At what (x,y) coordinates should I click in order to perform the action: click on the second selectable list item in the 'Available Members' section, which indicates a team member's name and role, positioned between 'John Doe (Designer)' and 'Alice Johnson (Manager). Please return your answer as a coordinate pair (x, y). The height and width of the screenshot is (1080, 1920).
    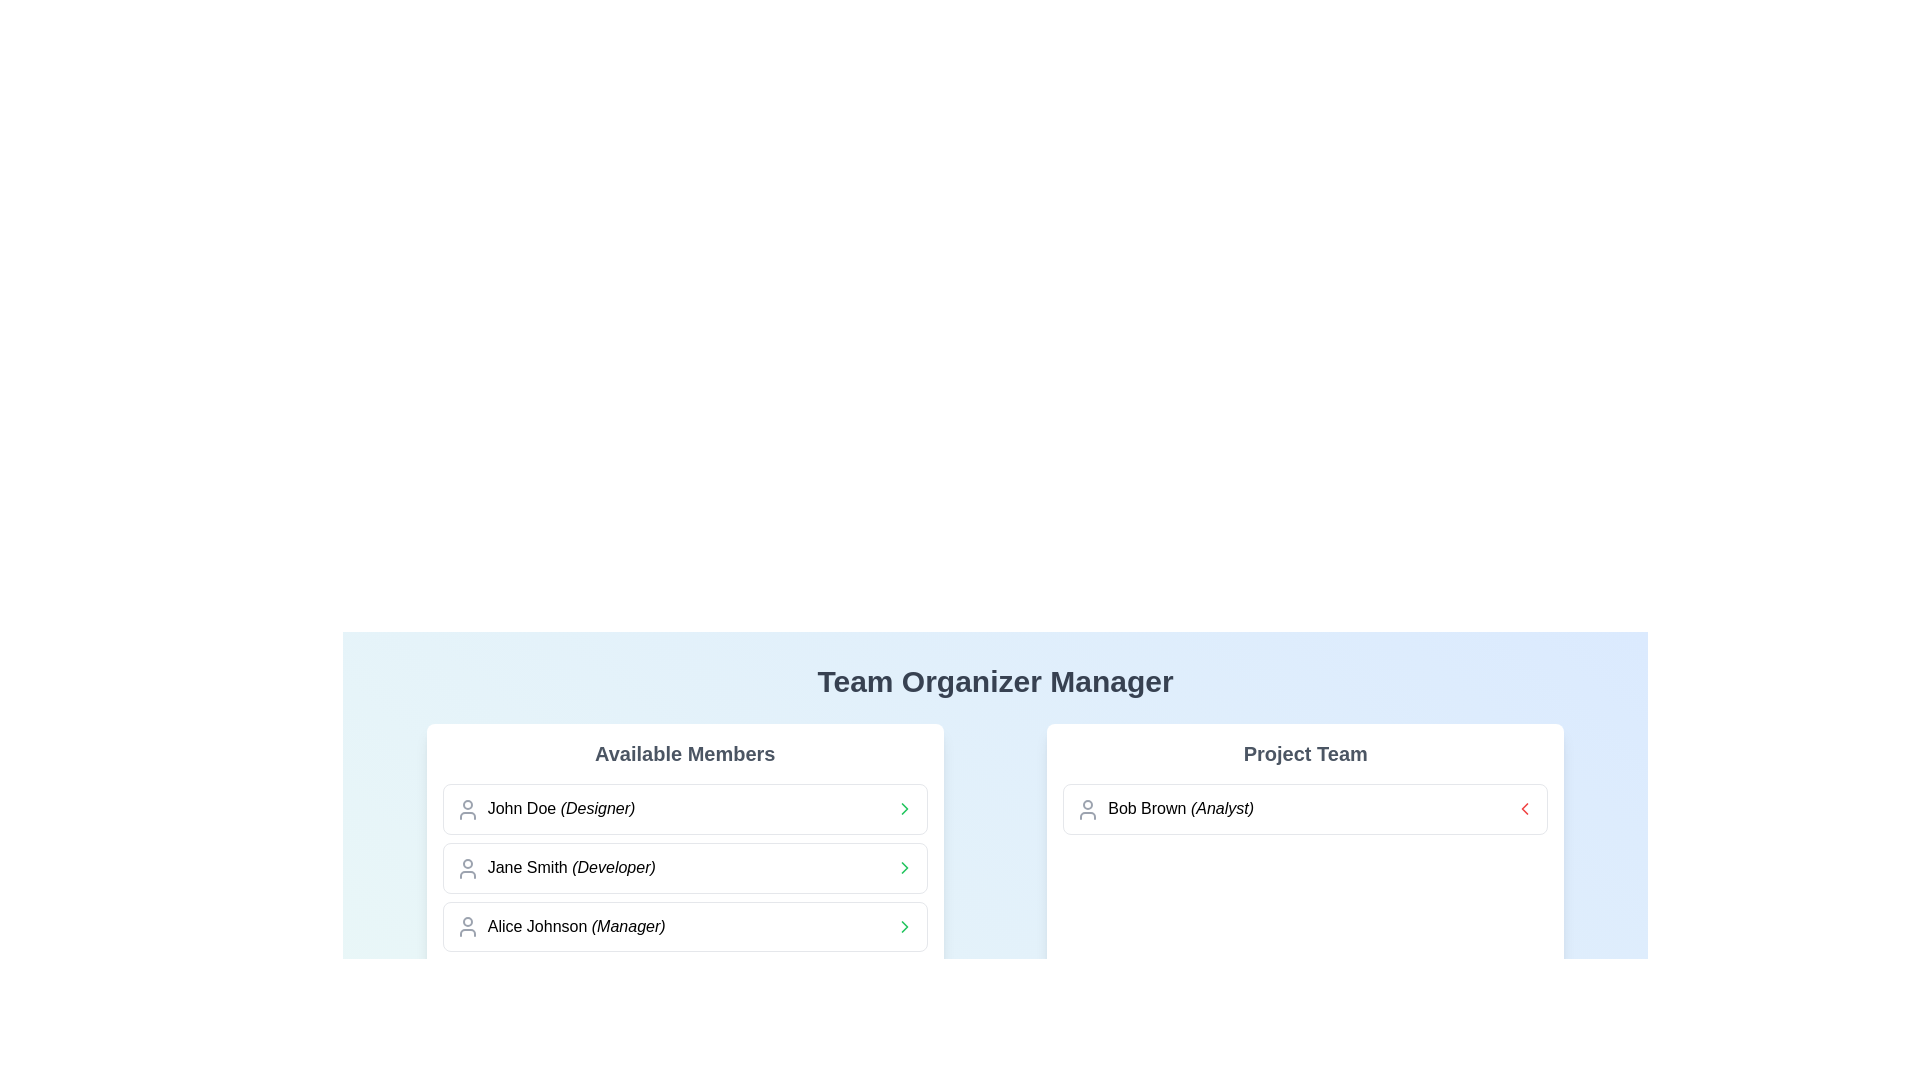
    Looking at the image, I should click on (685, 867).